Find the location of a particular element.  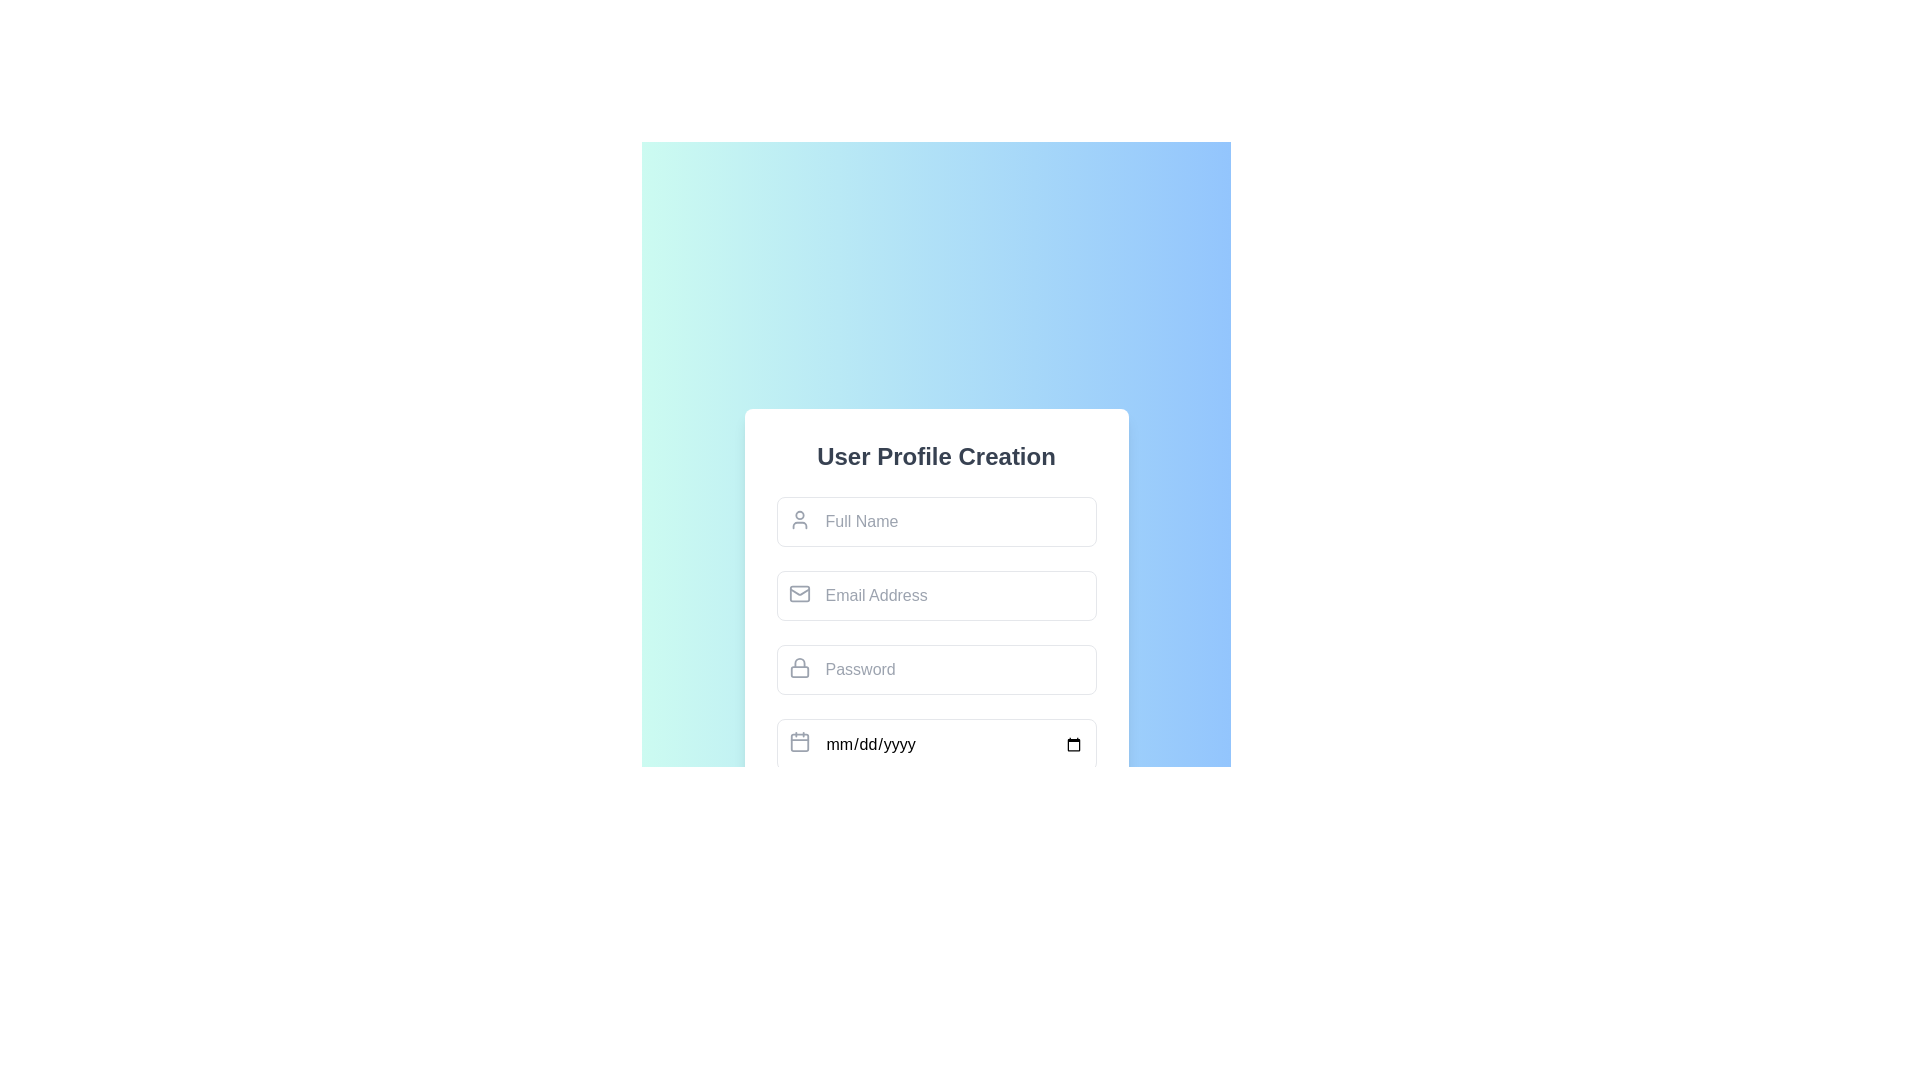

the email input field located below the 'Full Name' input field in the 'User Profile Creation' form to focus on it is located at coordinates (935, 595).